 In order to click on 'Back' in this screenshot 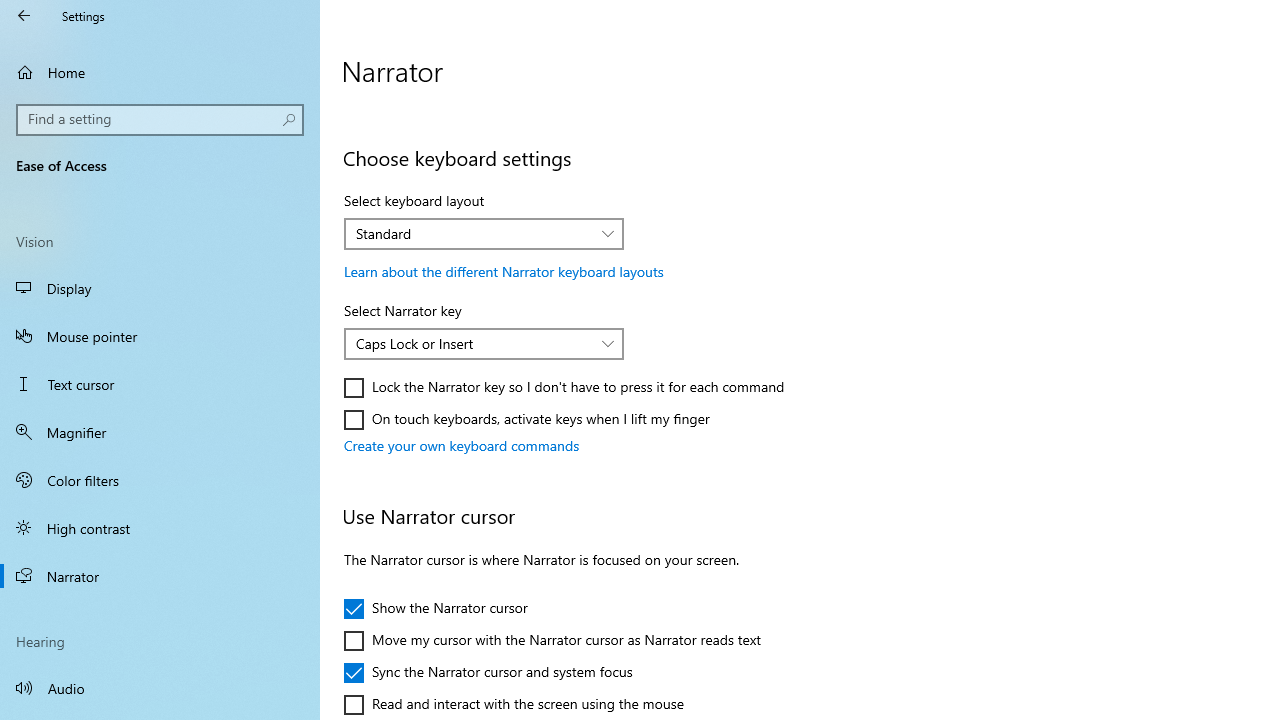, I will do `click(24, 15)`.